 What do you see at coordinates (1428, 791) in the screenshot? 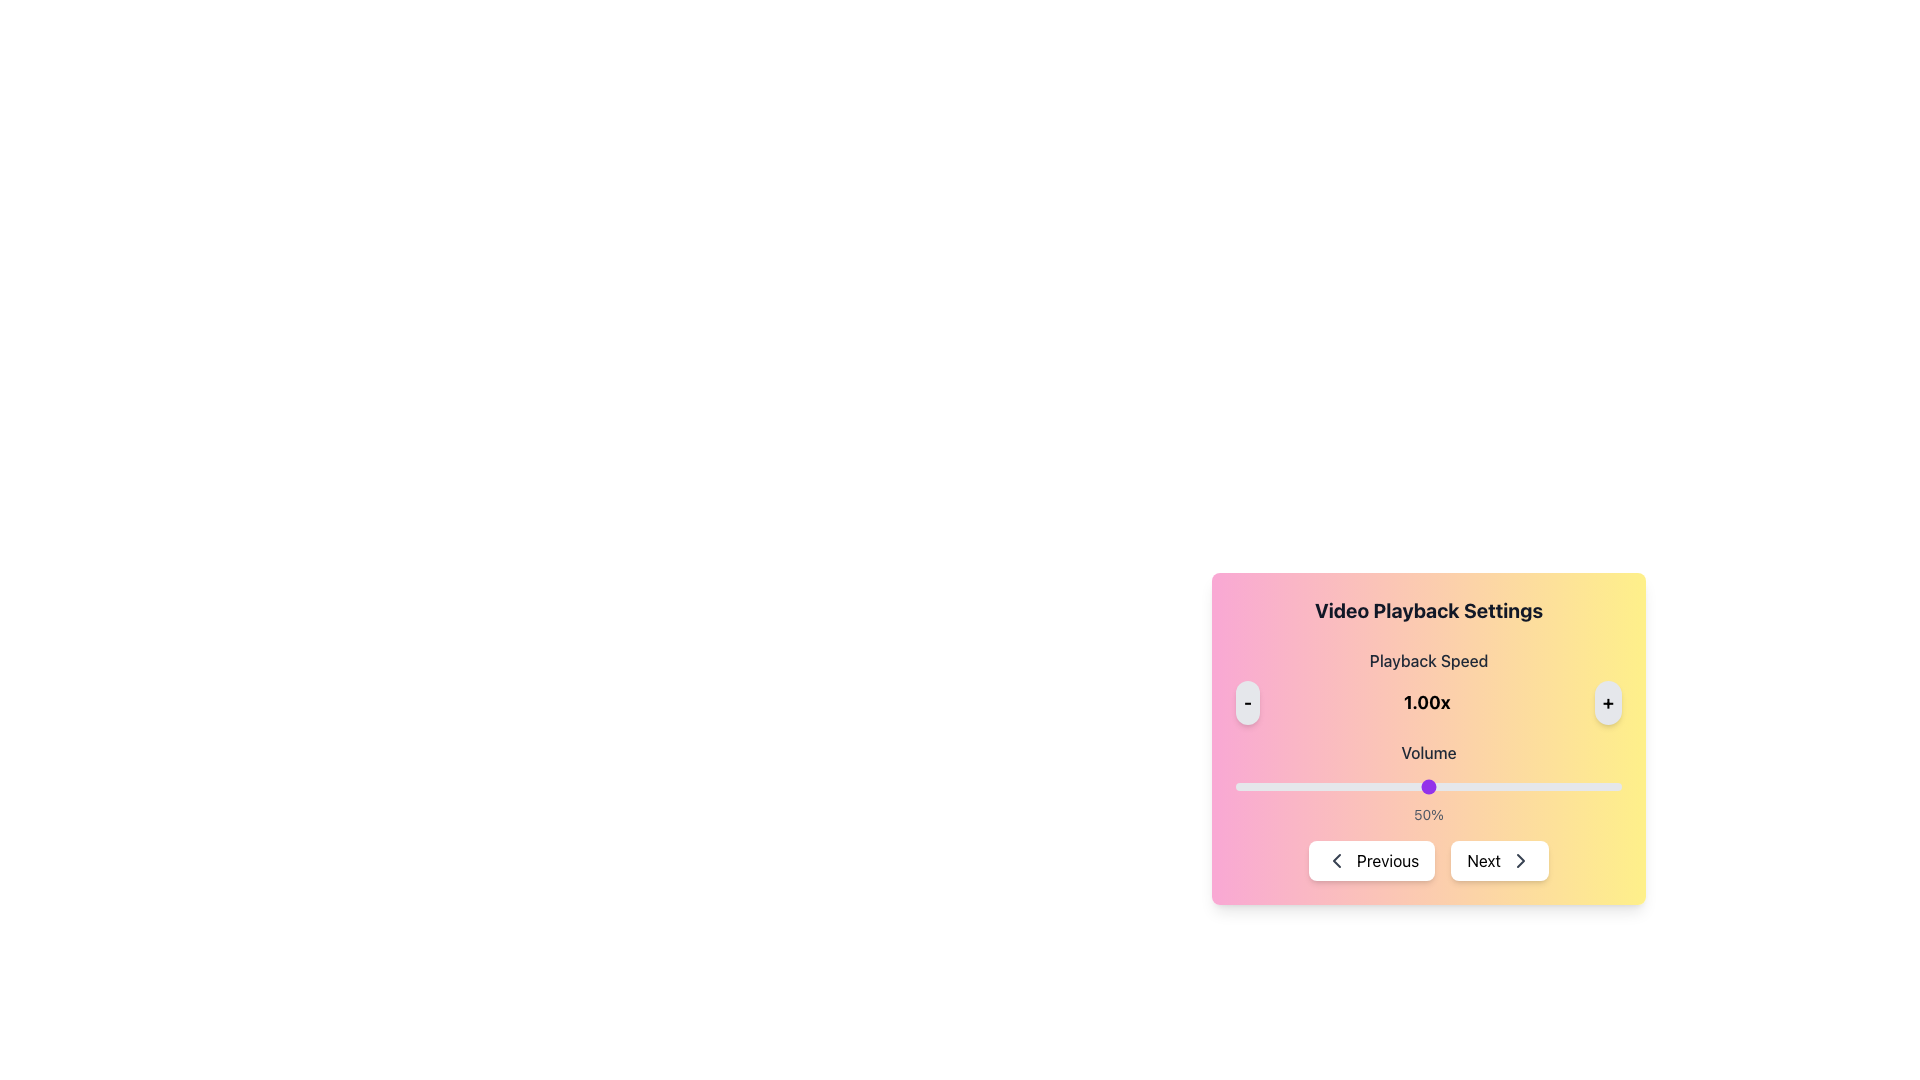
I see `the 'Previous' and 'Next' buttons in the 'Video Playback Settings' panel` at bounding box center [1428, 791].